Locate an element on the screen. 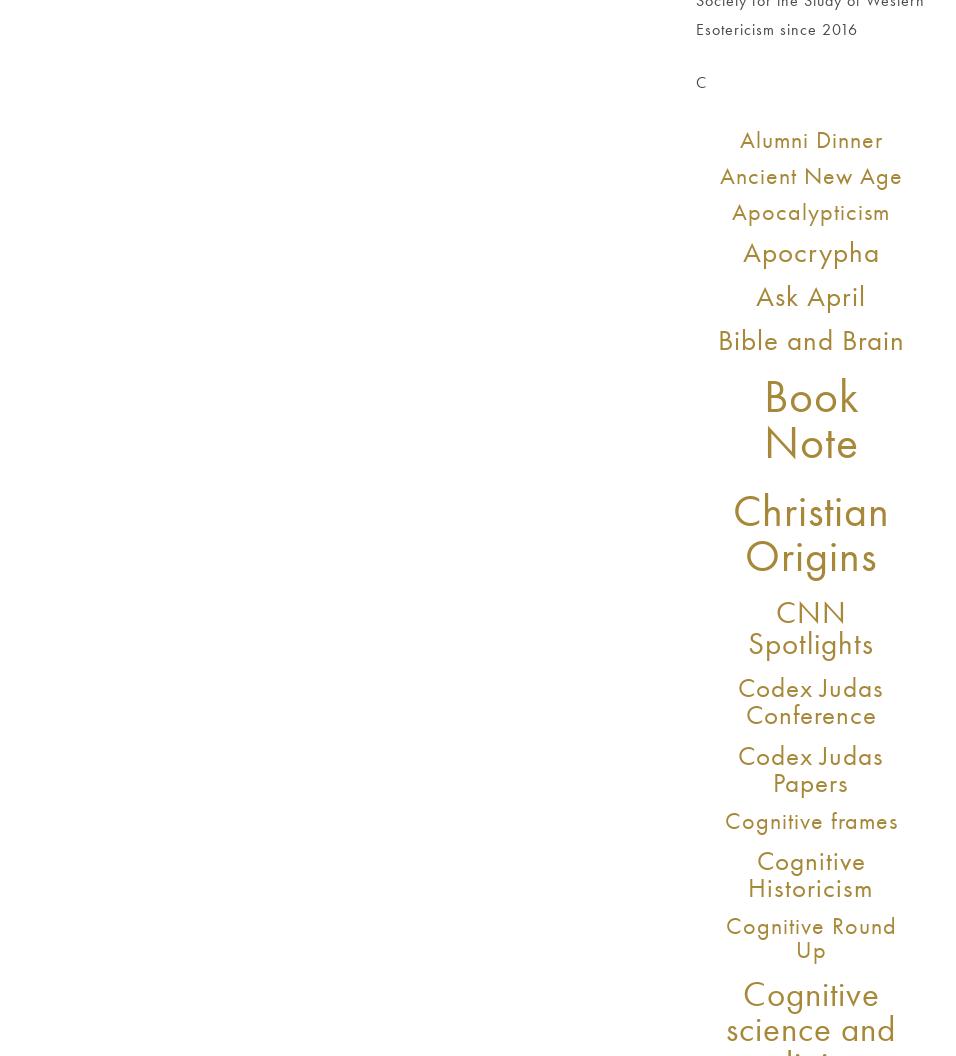 This screenshot has height=1056, width=956. 'Apocrypha' is located at coordinates (809, 250).